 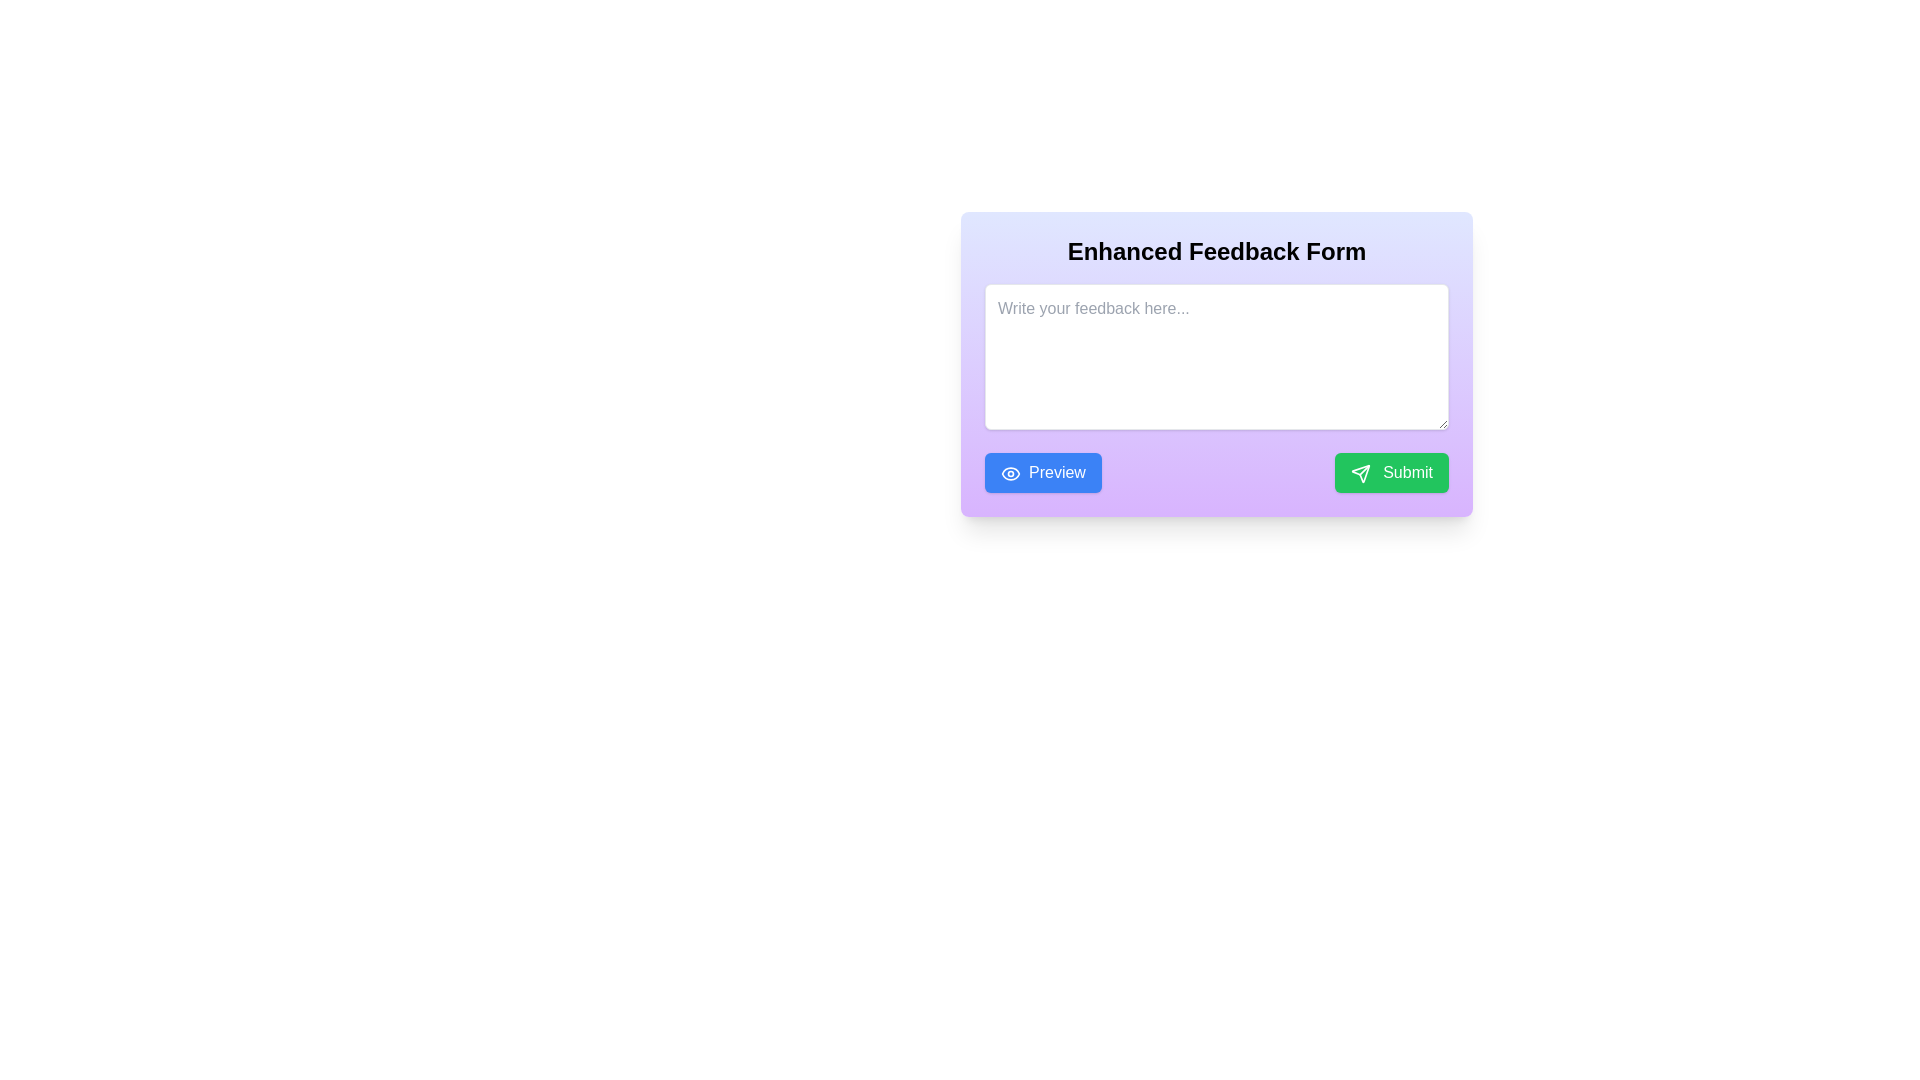 I want to click on the icon representing the submission functionality, located at the top-right corner of the green 'Submit' button, so click(x=1360, y=473).